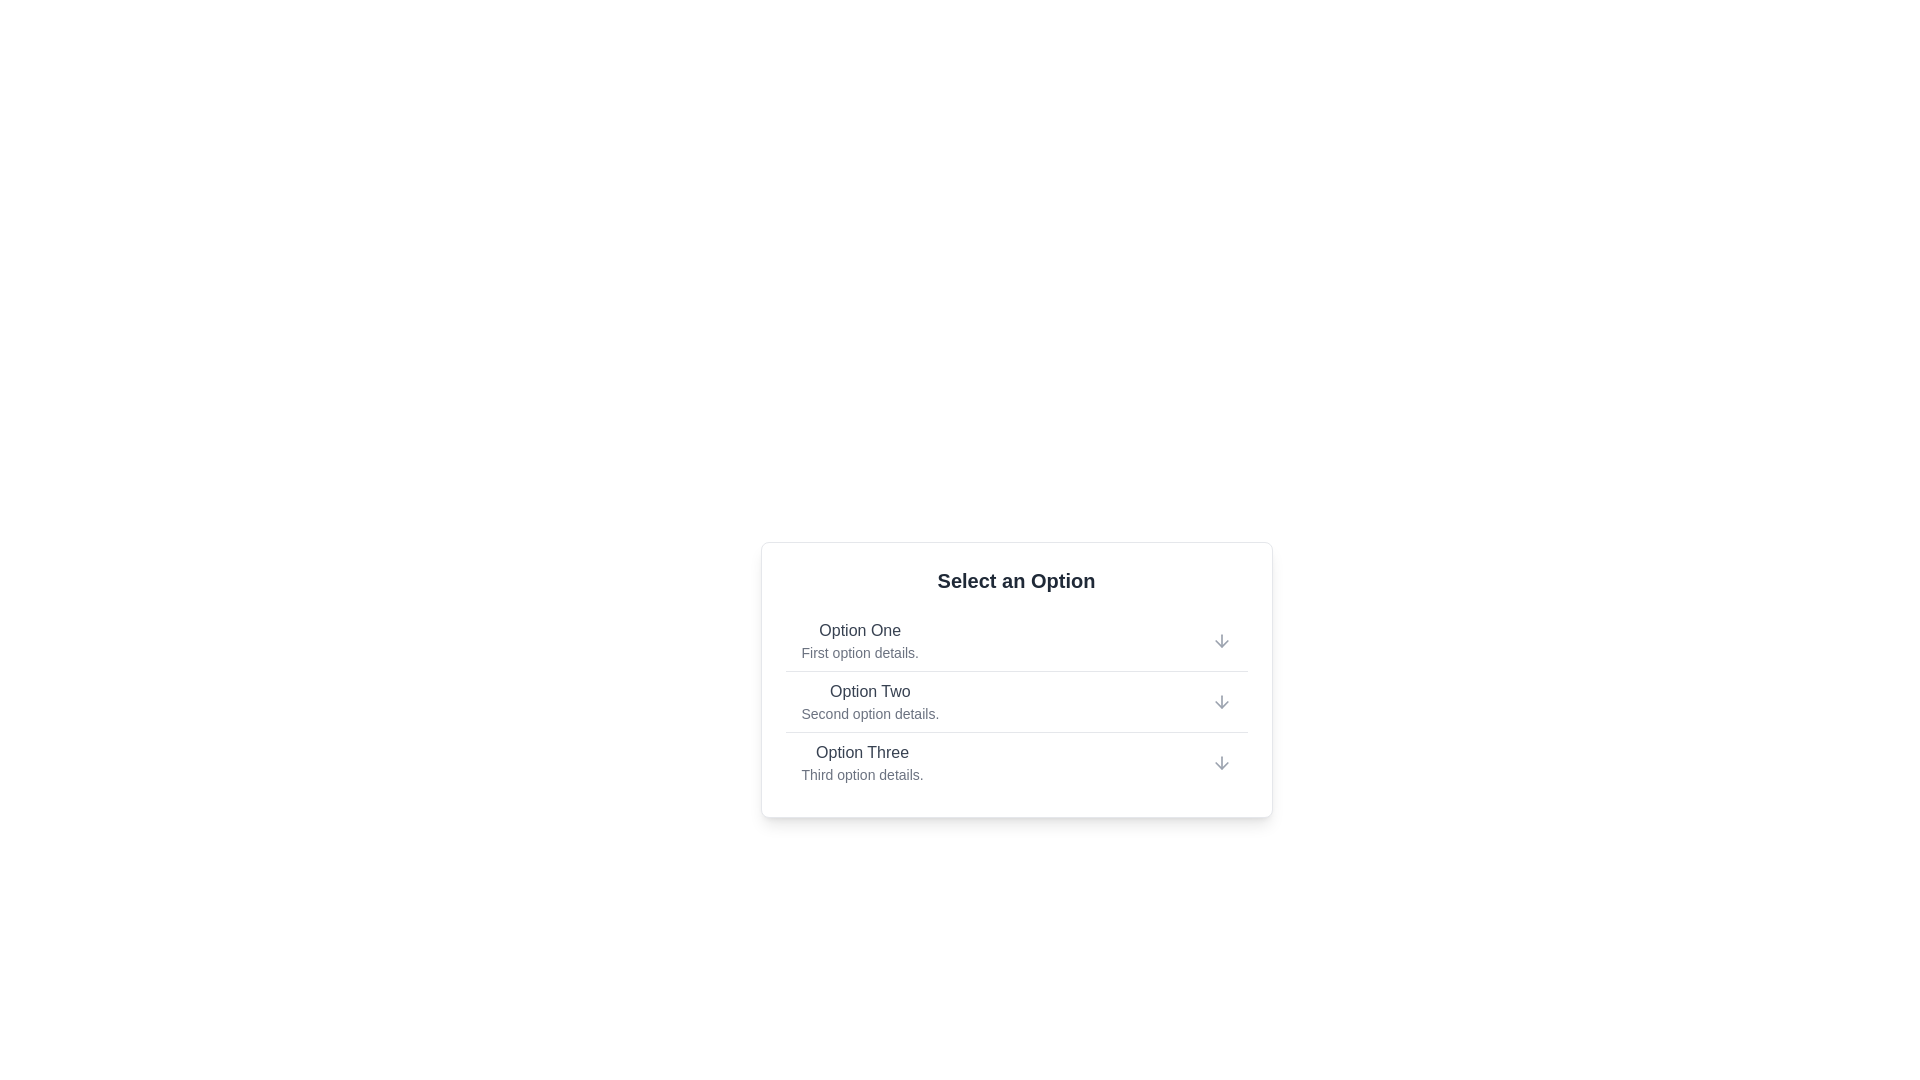  What do you see at coordinates (870, 701) in the screenshot?
I see `the second option in the dropdown list, which is located directly below 'Option One' and above 'Option Three'` at bounding box center [870, 701].